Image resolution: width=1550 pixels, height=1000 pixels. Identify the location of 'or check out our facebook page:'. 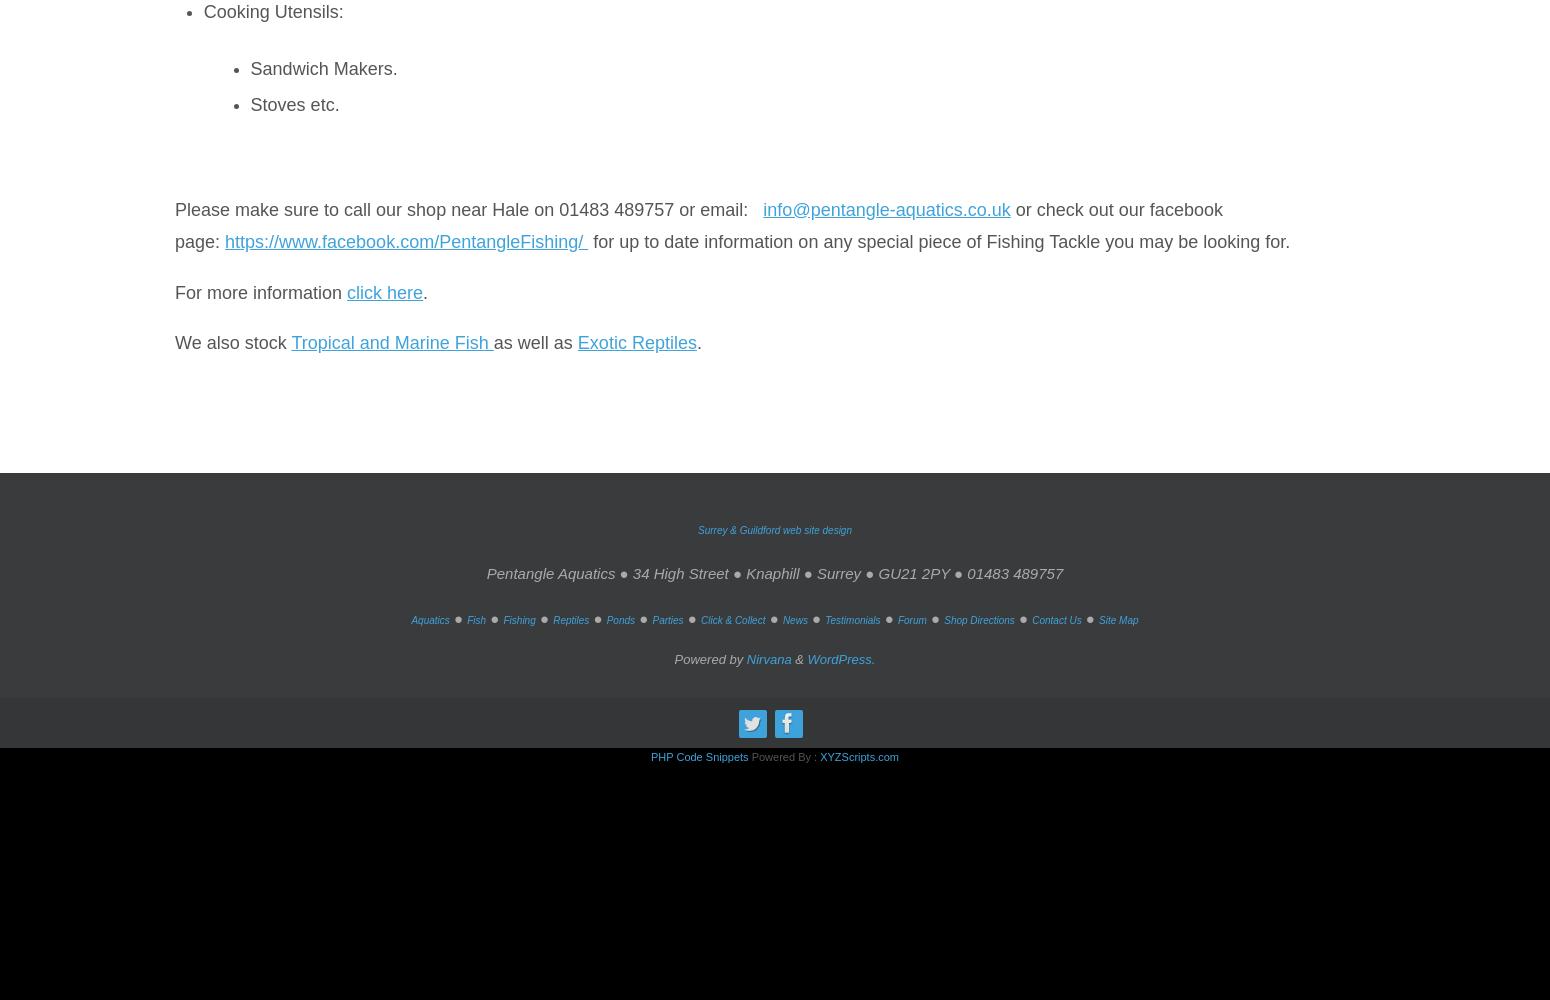
(698, 224).